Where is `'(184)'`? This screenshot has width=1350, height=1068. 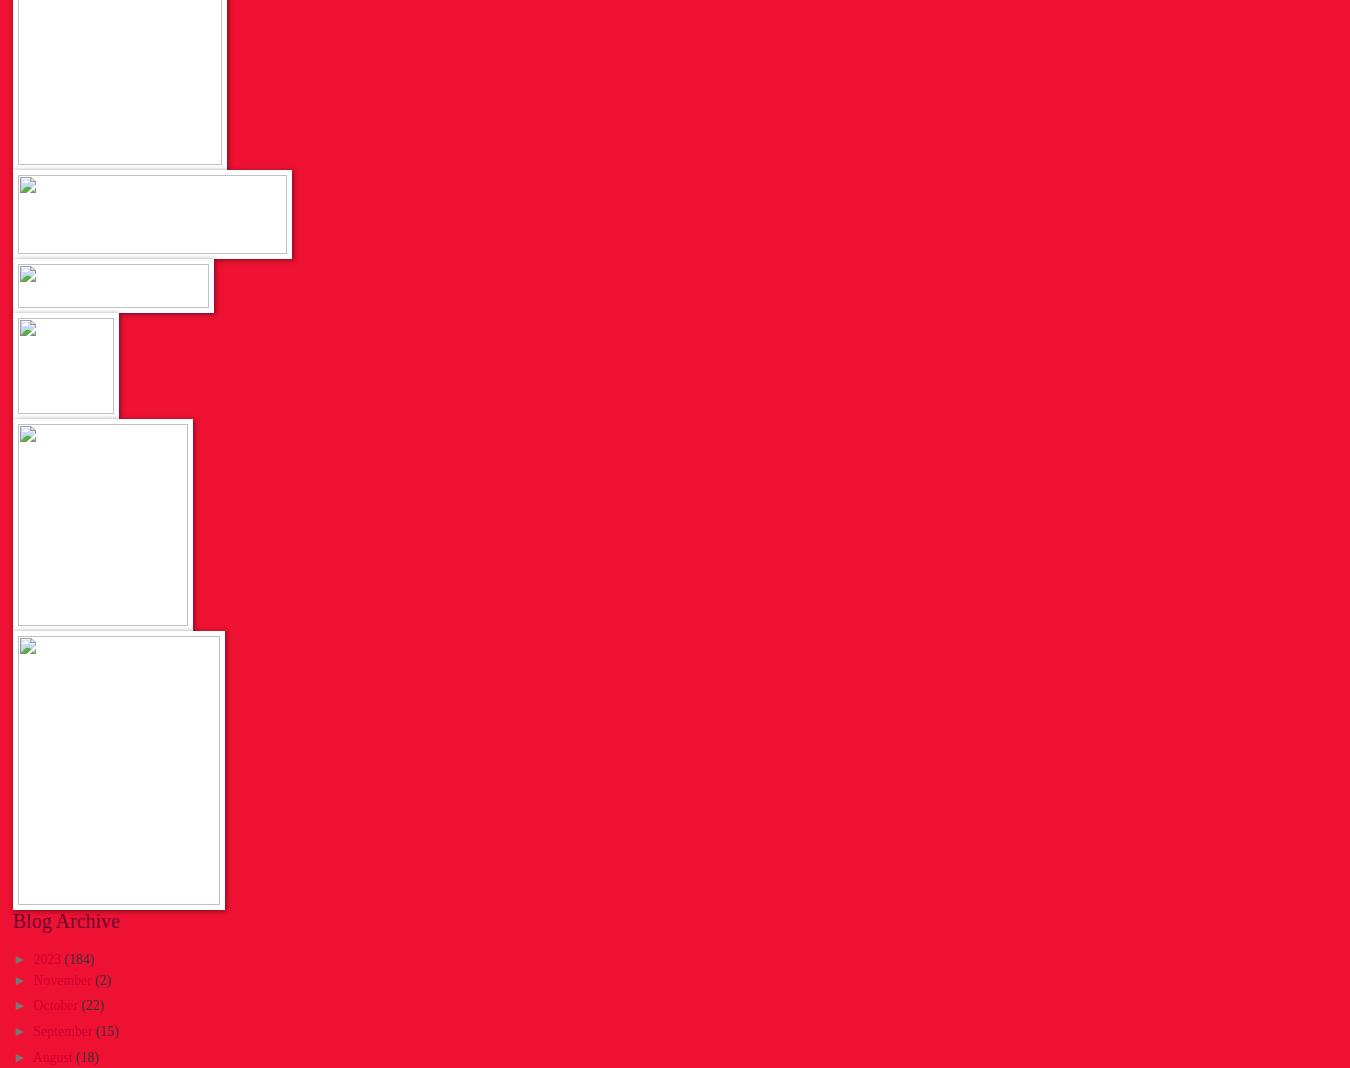 '(184)' is located at coordinates (77, 958).